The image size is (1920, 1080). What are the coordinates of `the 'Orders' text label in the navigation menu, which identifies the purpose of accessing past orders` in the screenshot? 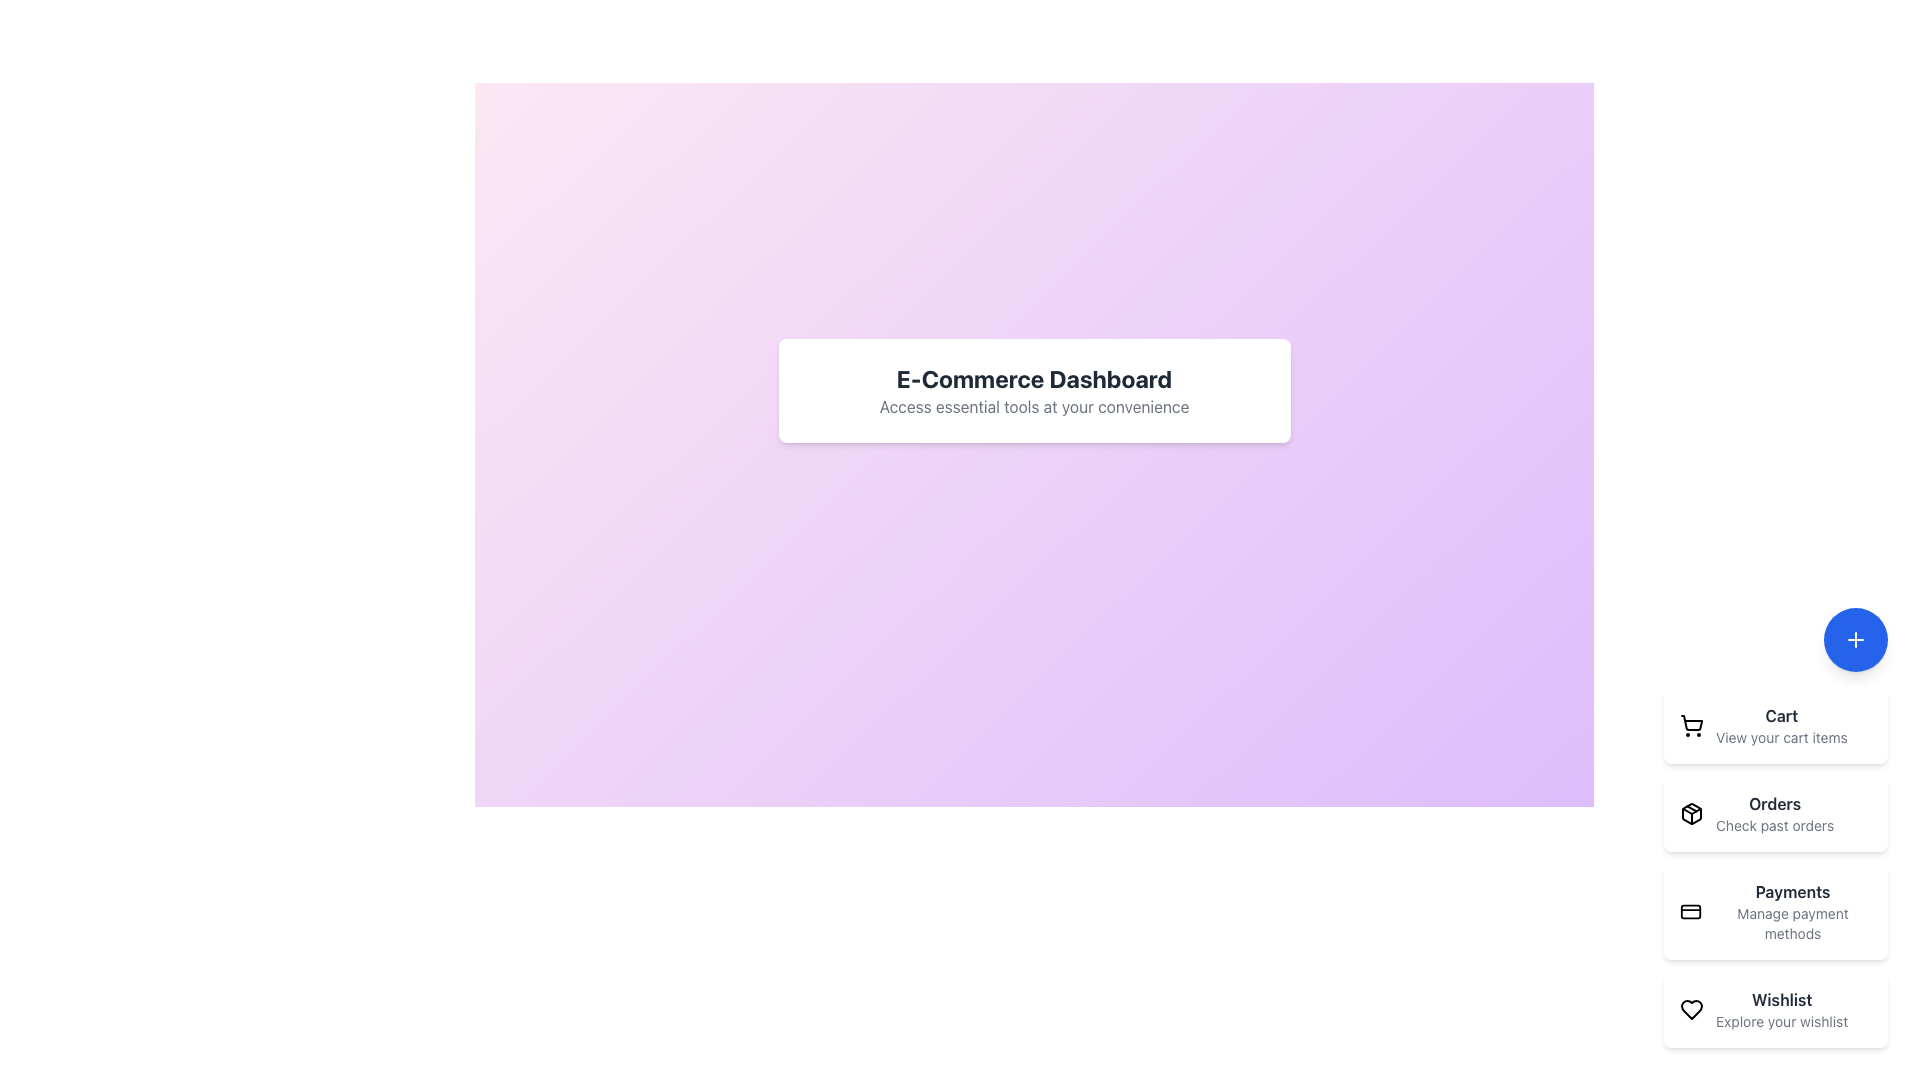 It's located at (1775, 802).